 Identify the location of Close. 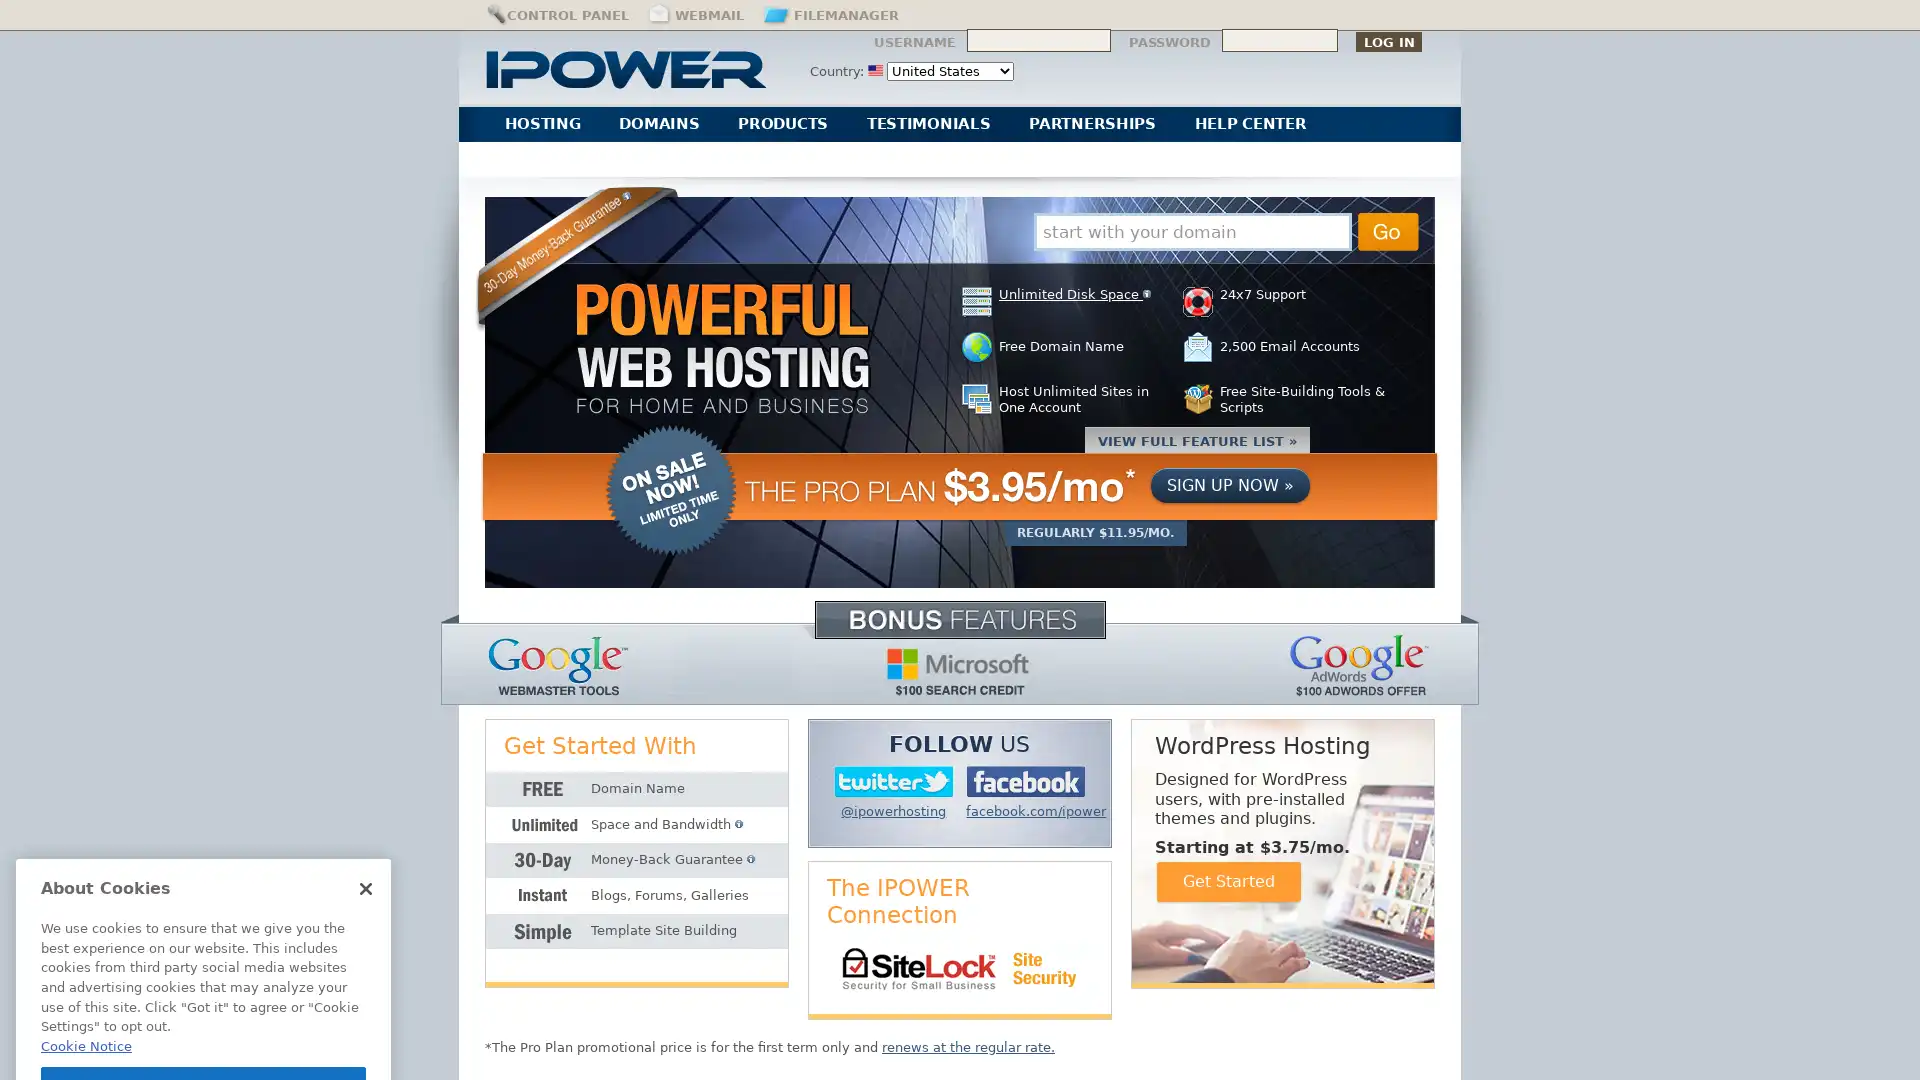
(365, 749).